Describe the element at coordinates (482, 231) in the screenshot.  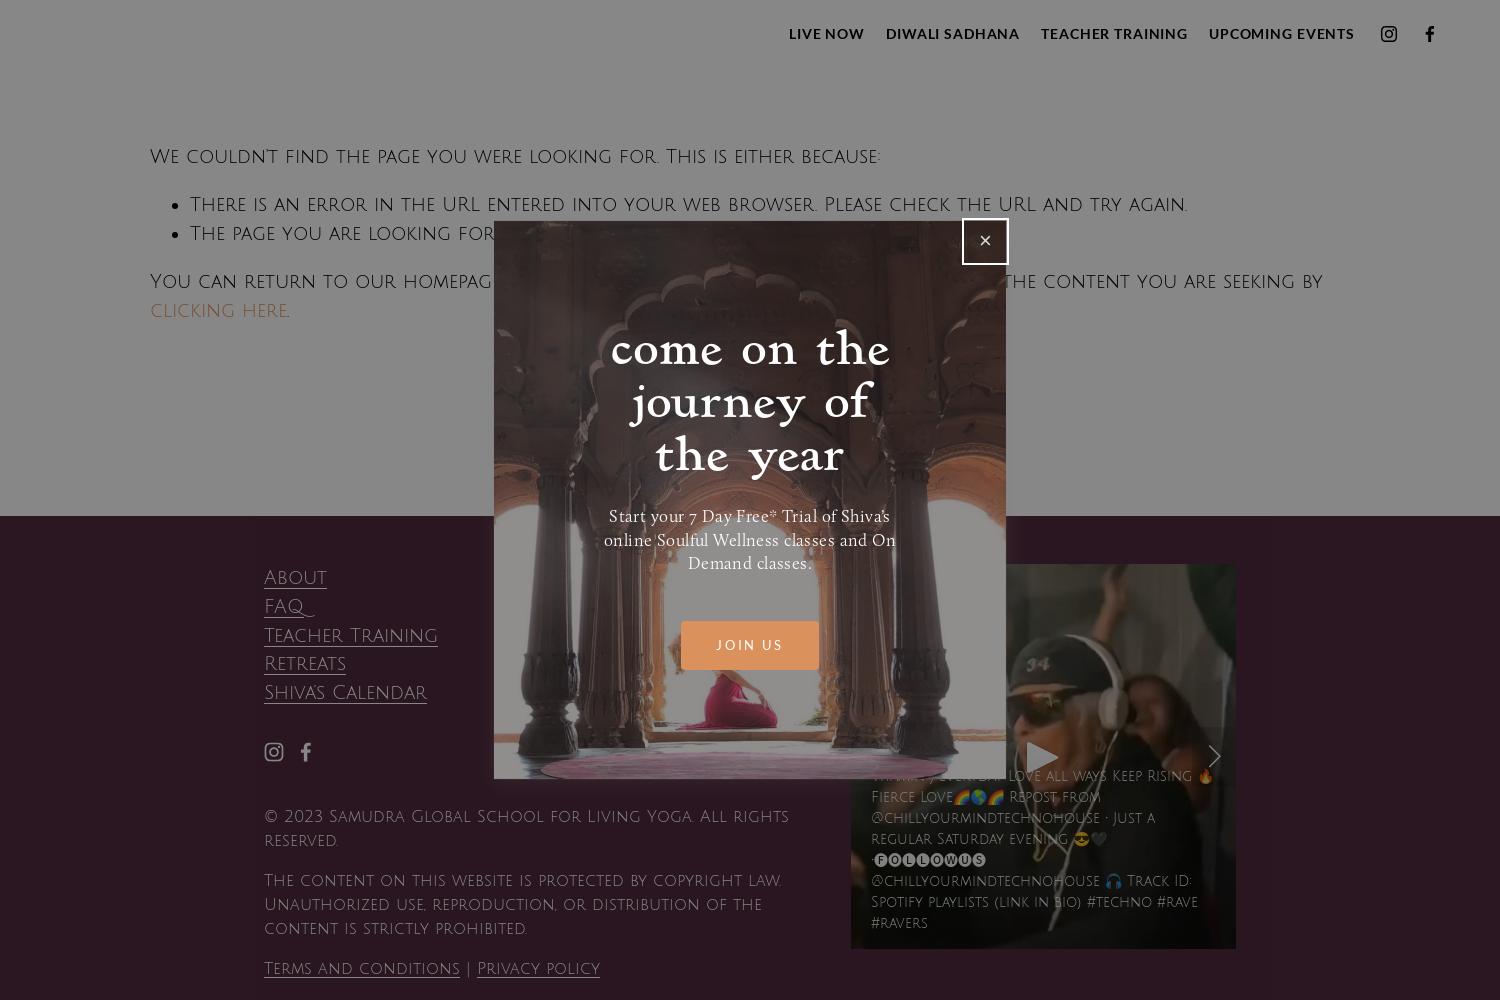
I see `'The page you are looking for has been moved or deleted.'` at that location.